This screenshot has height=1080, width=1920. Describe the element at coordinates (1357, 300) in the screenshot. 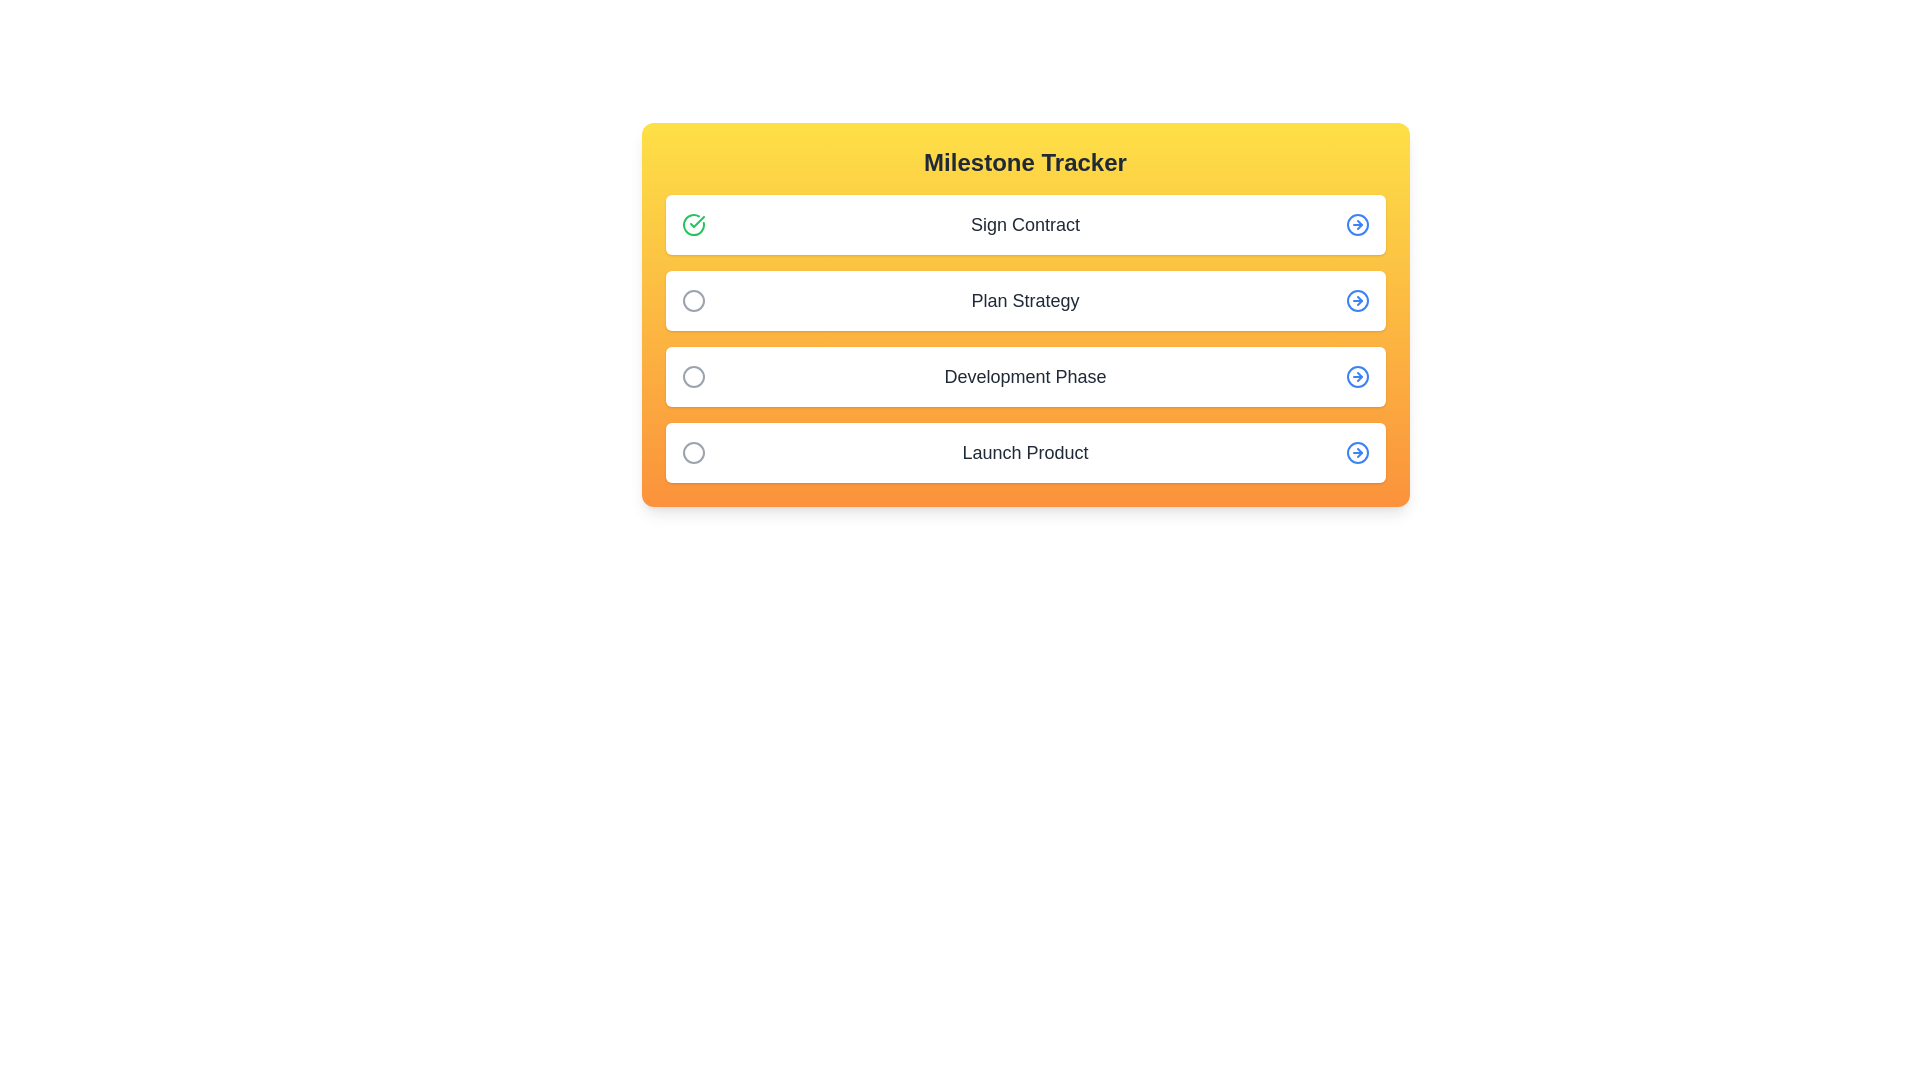

I see `the circular outline and arrow icon next to the 'Plan Strategy' item` at that location.